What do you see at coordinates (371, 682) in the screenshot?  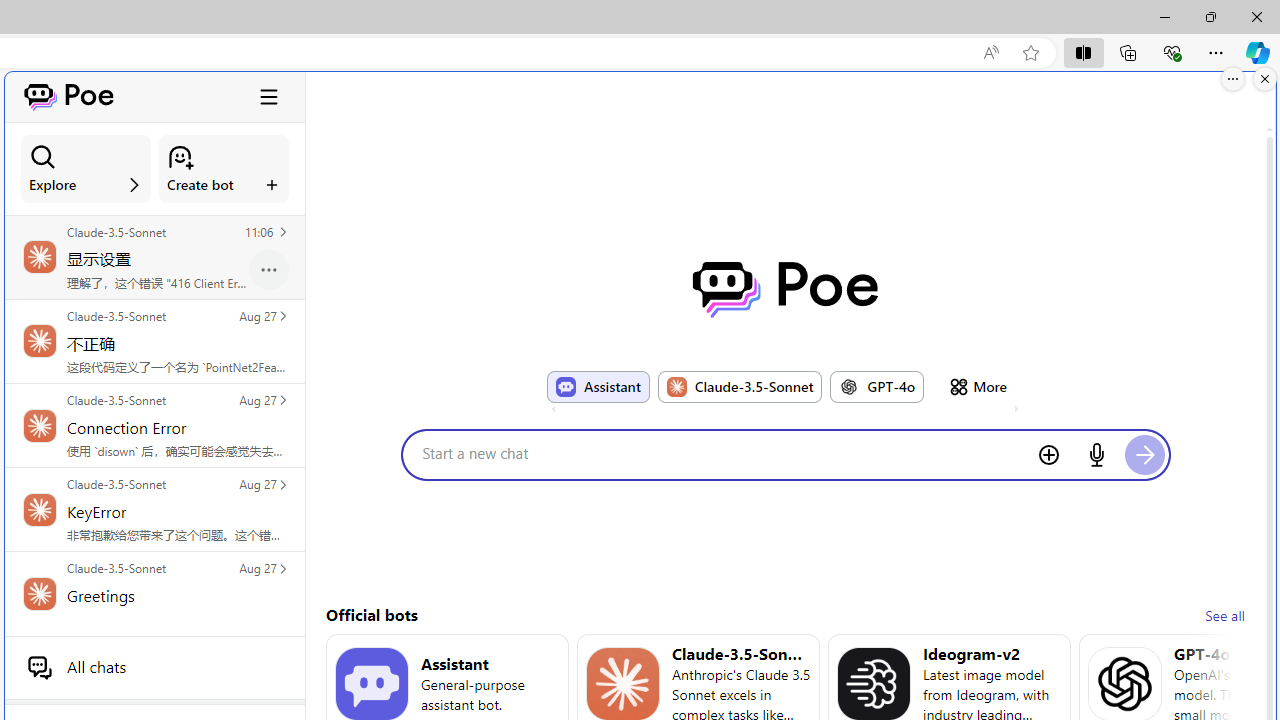 I see `'Bot image for Assistant'` at bounding box center [371, 682].